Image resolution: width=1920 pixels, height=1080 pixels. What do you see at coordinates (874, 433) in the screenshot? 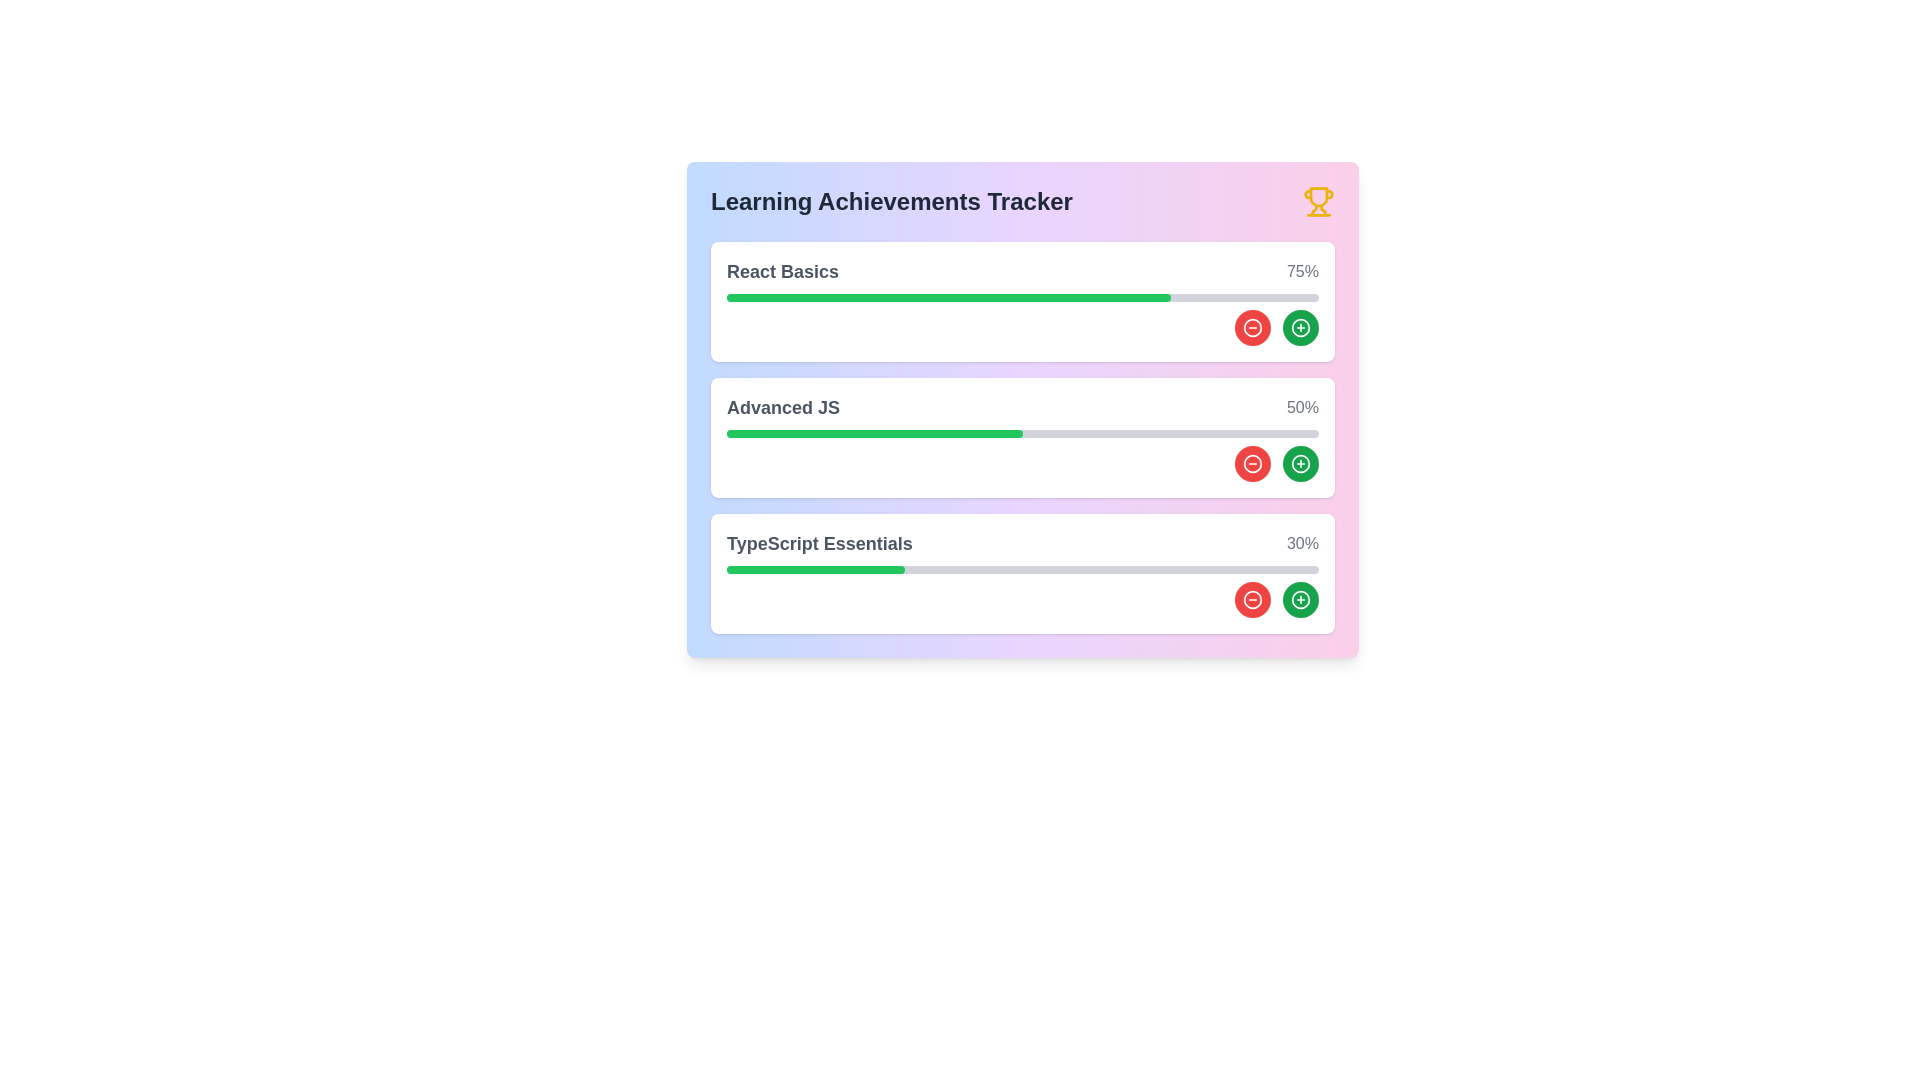
I see `the green progress indicator representing 50% completion in the second progress bar labeled 'Advanced JS'` at bounding box center [874, 433].